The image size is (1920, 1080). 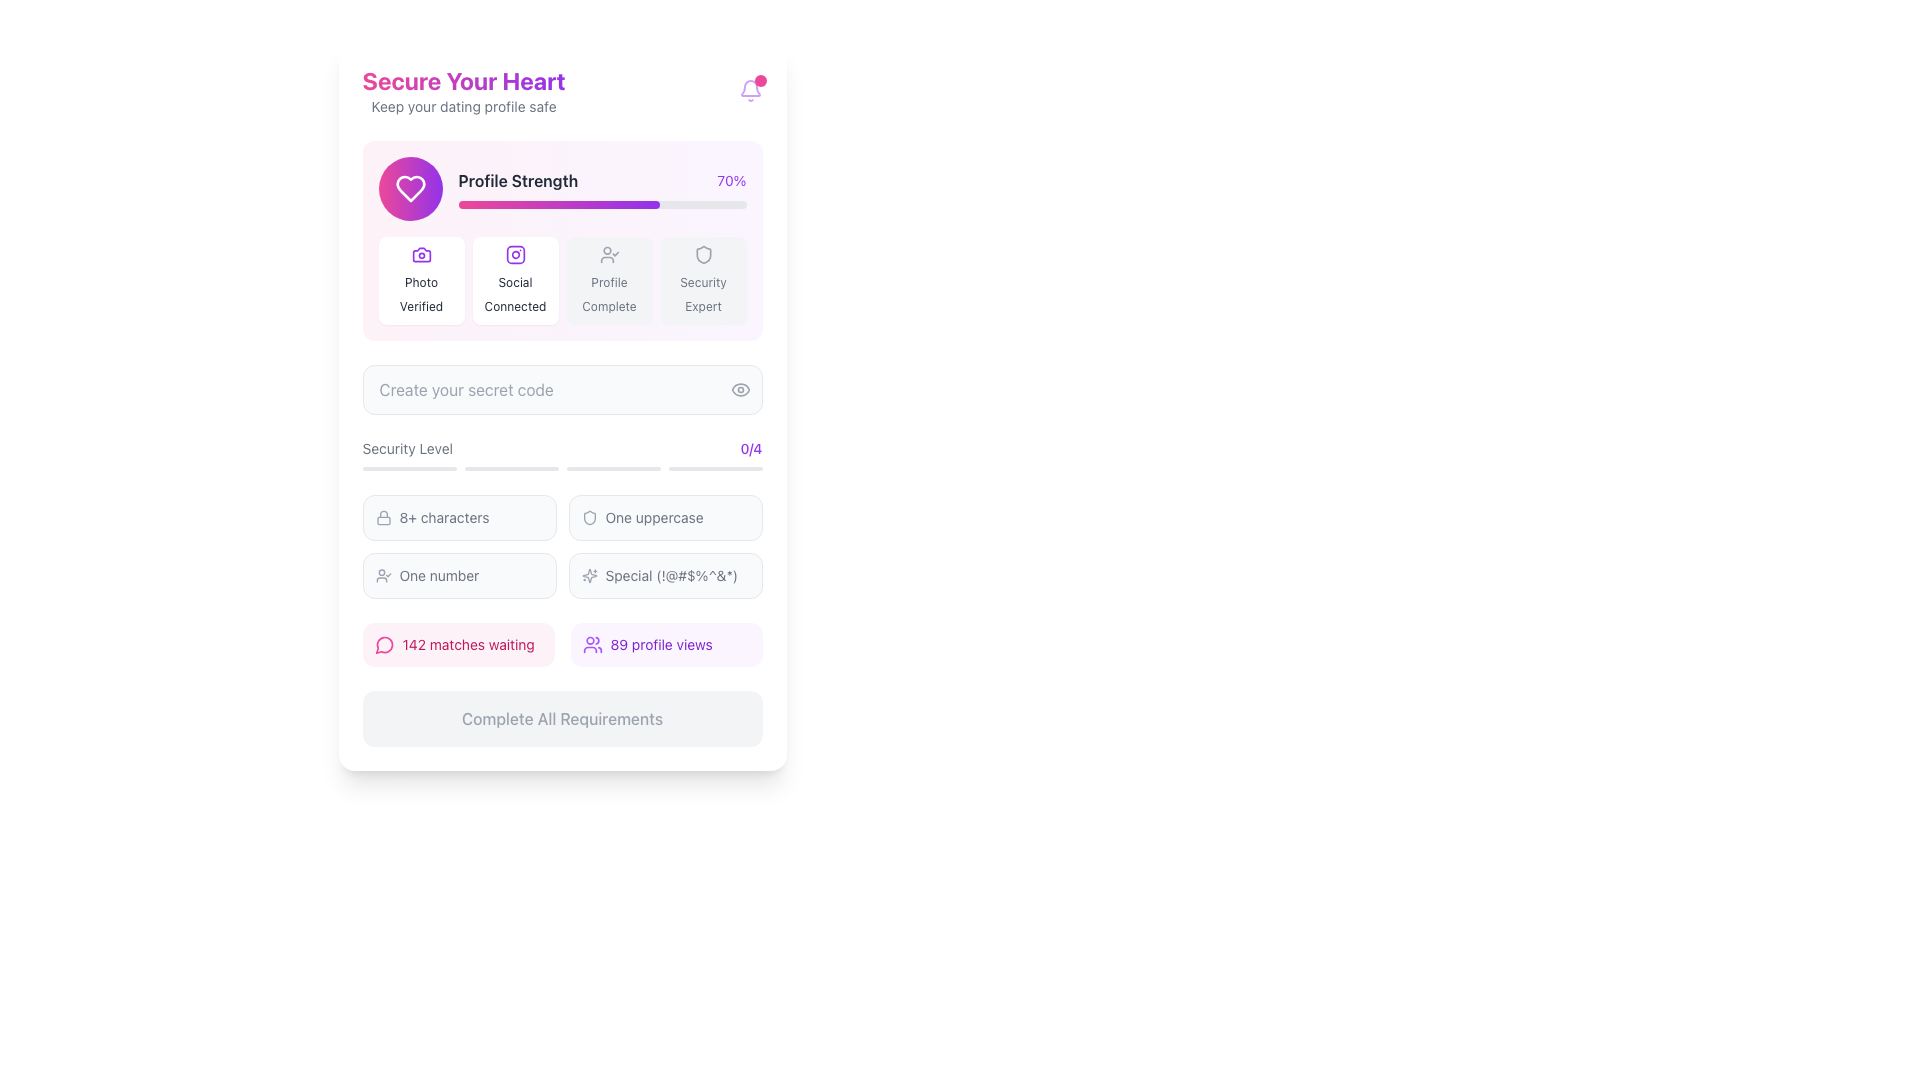 I want to click on the informative card indicating that the user's photo has been verified, which is the first card in the group located under the 'Profile Strength' section, so click(x=420, y=281).